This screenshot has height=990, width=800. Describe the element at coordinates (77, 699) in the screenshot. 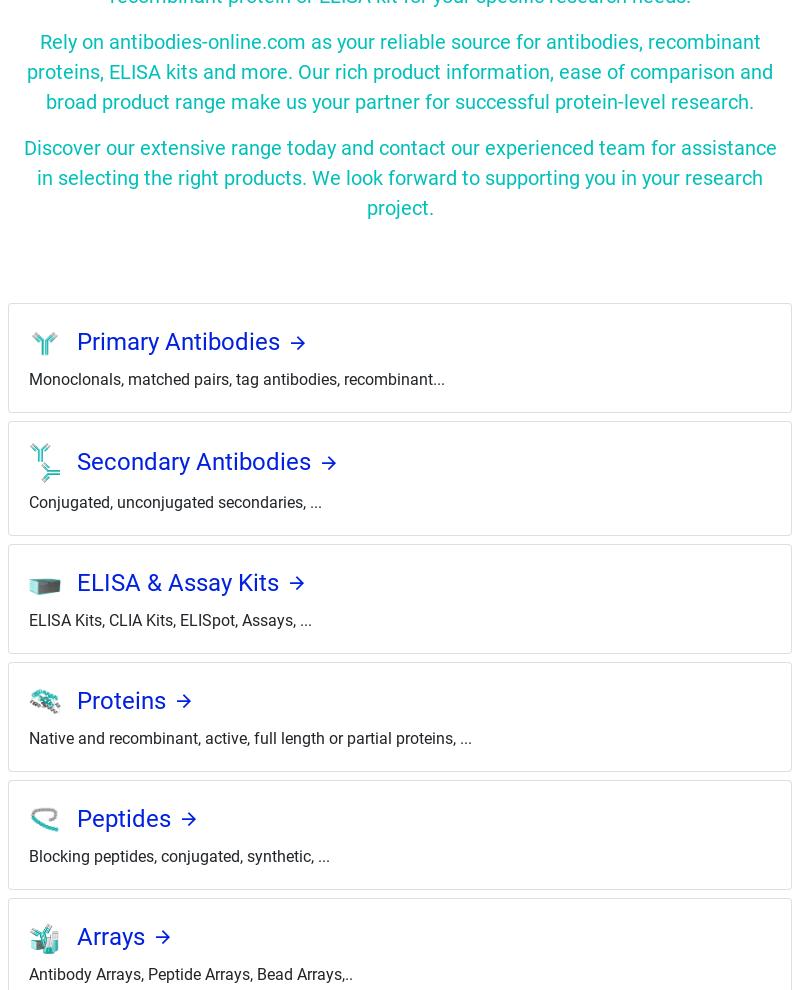

I see `'Proteins'` at that location.